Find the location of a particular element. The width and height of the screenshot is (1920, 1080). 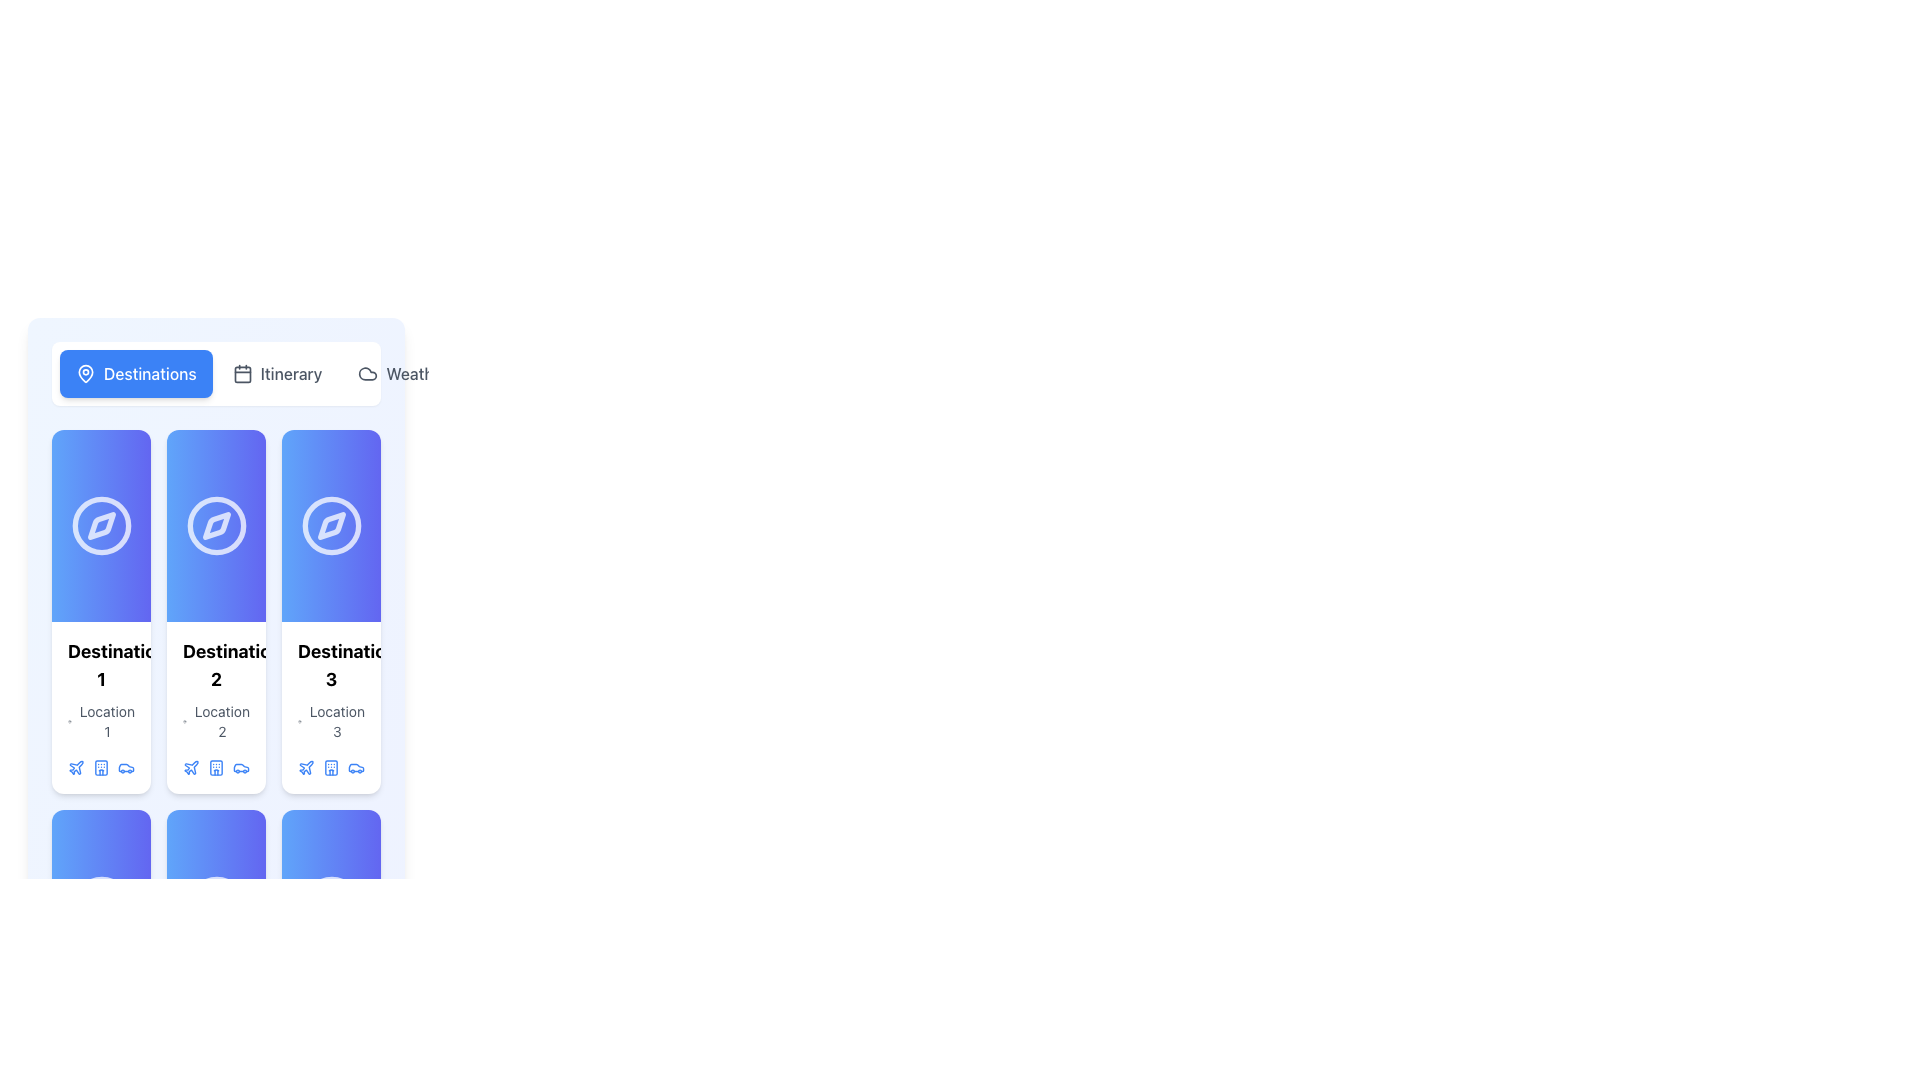

the text block displaying title and subtitle at the bottom of the first card in a grid layout is located at coordinates (100, 707).